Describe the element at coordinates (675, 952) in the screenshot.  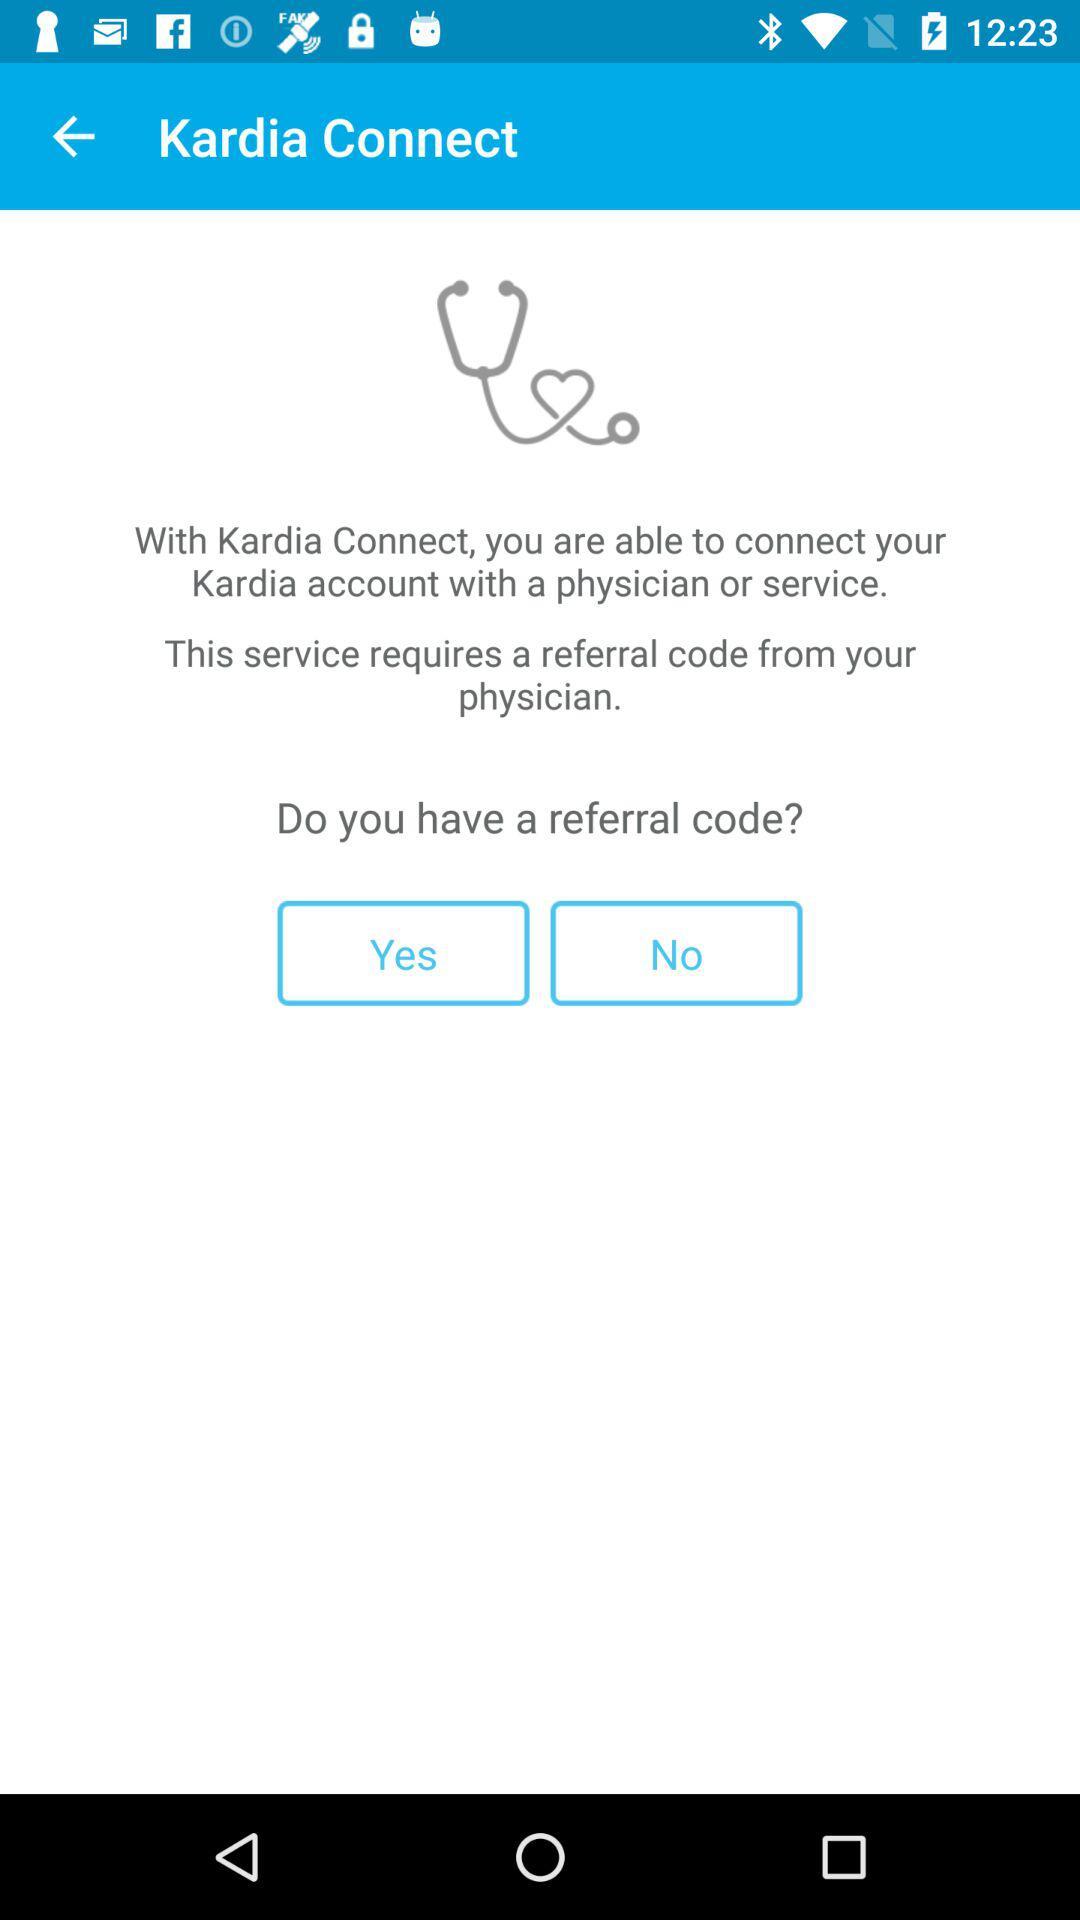
I see `icon below do you have icon` at that location.